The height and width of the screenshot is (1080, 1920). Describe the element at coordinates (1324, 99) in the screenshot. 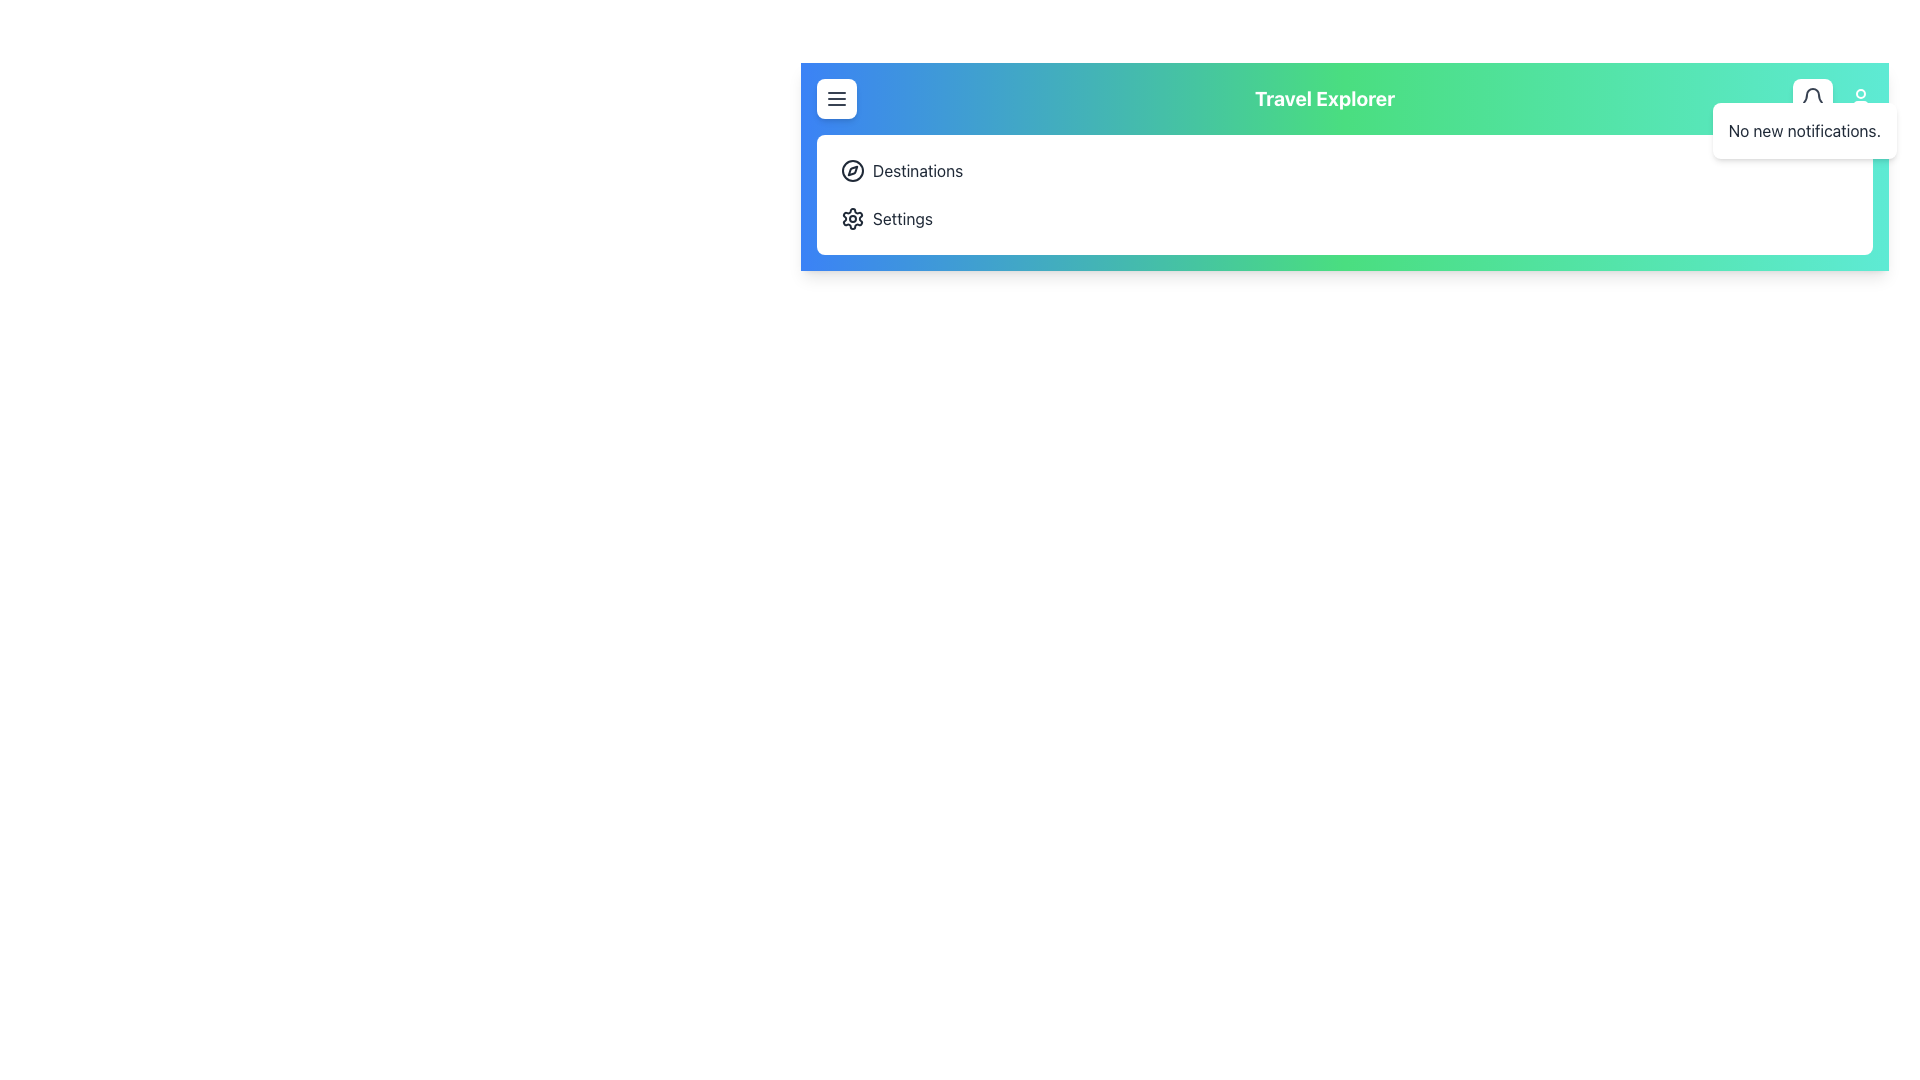

I see `the Text Label that represents the title 'Travel Explorer' in the navigation bar, located centrally between the menu icon and user-related icons` at that location.